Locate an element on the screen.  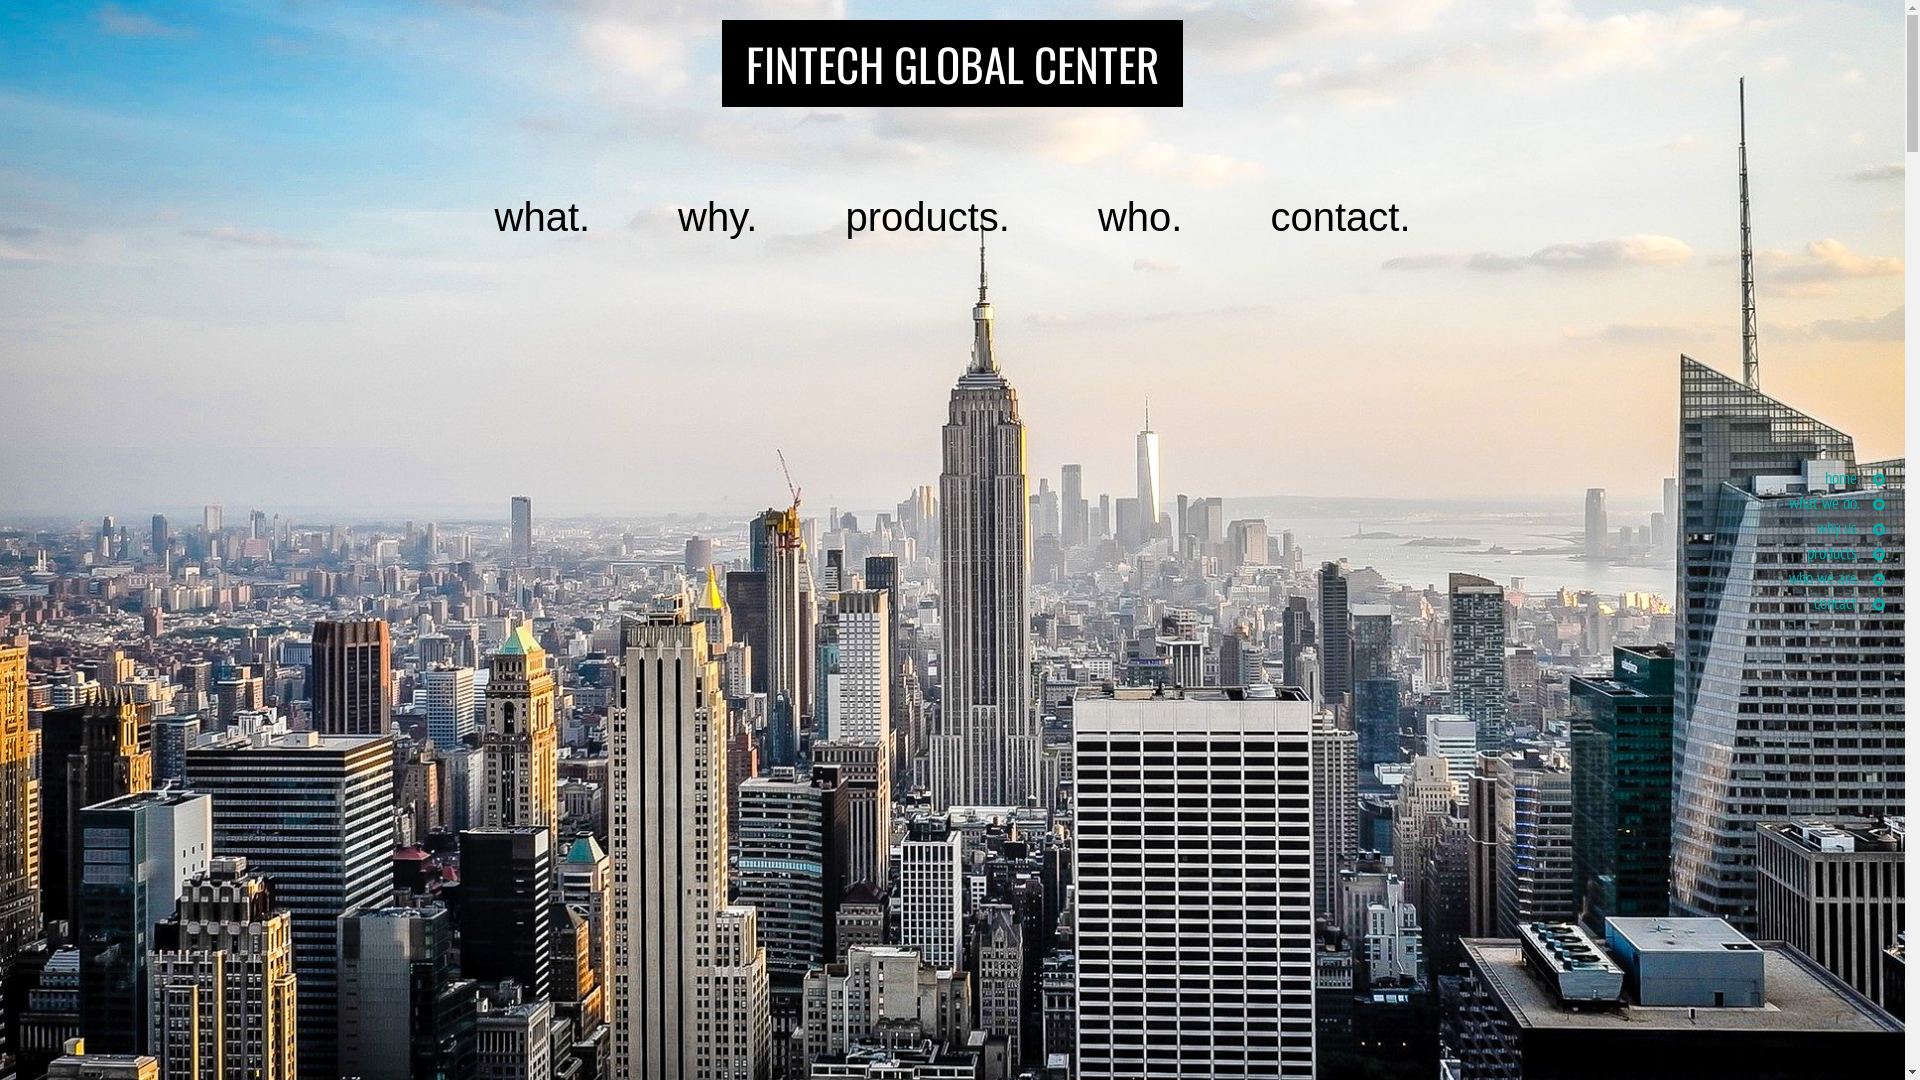
'FINTECH GLOBAL CENTER' is located at coordinates (951, 62).